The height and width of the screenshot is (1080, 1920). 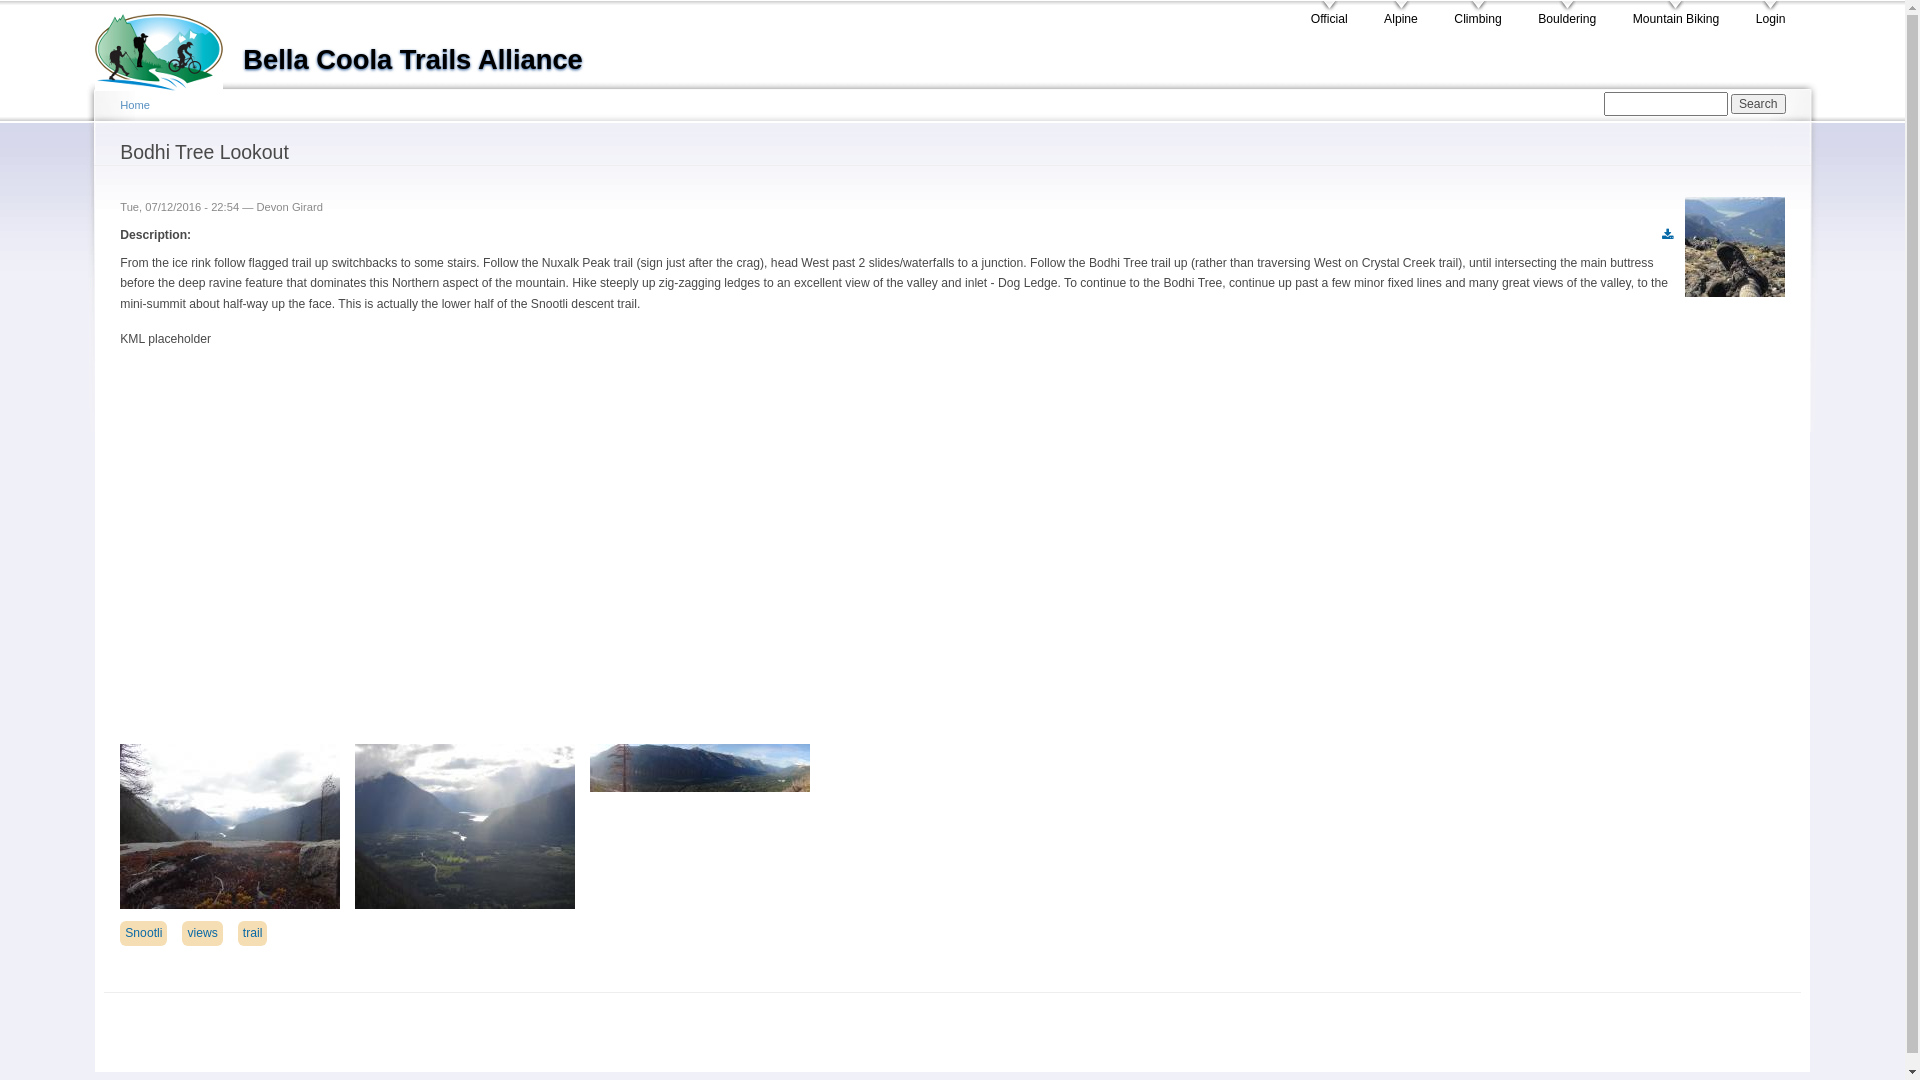 I want to click on 'Bouldering', so click(x=1565, y=15).